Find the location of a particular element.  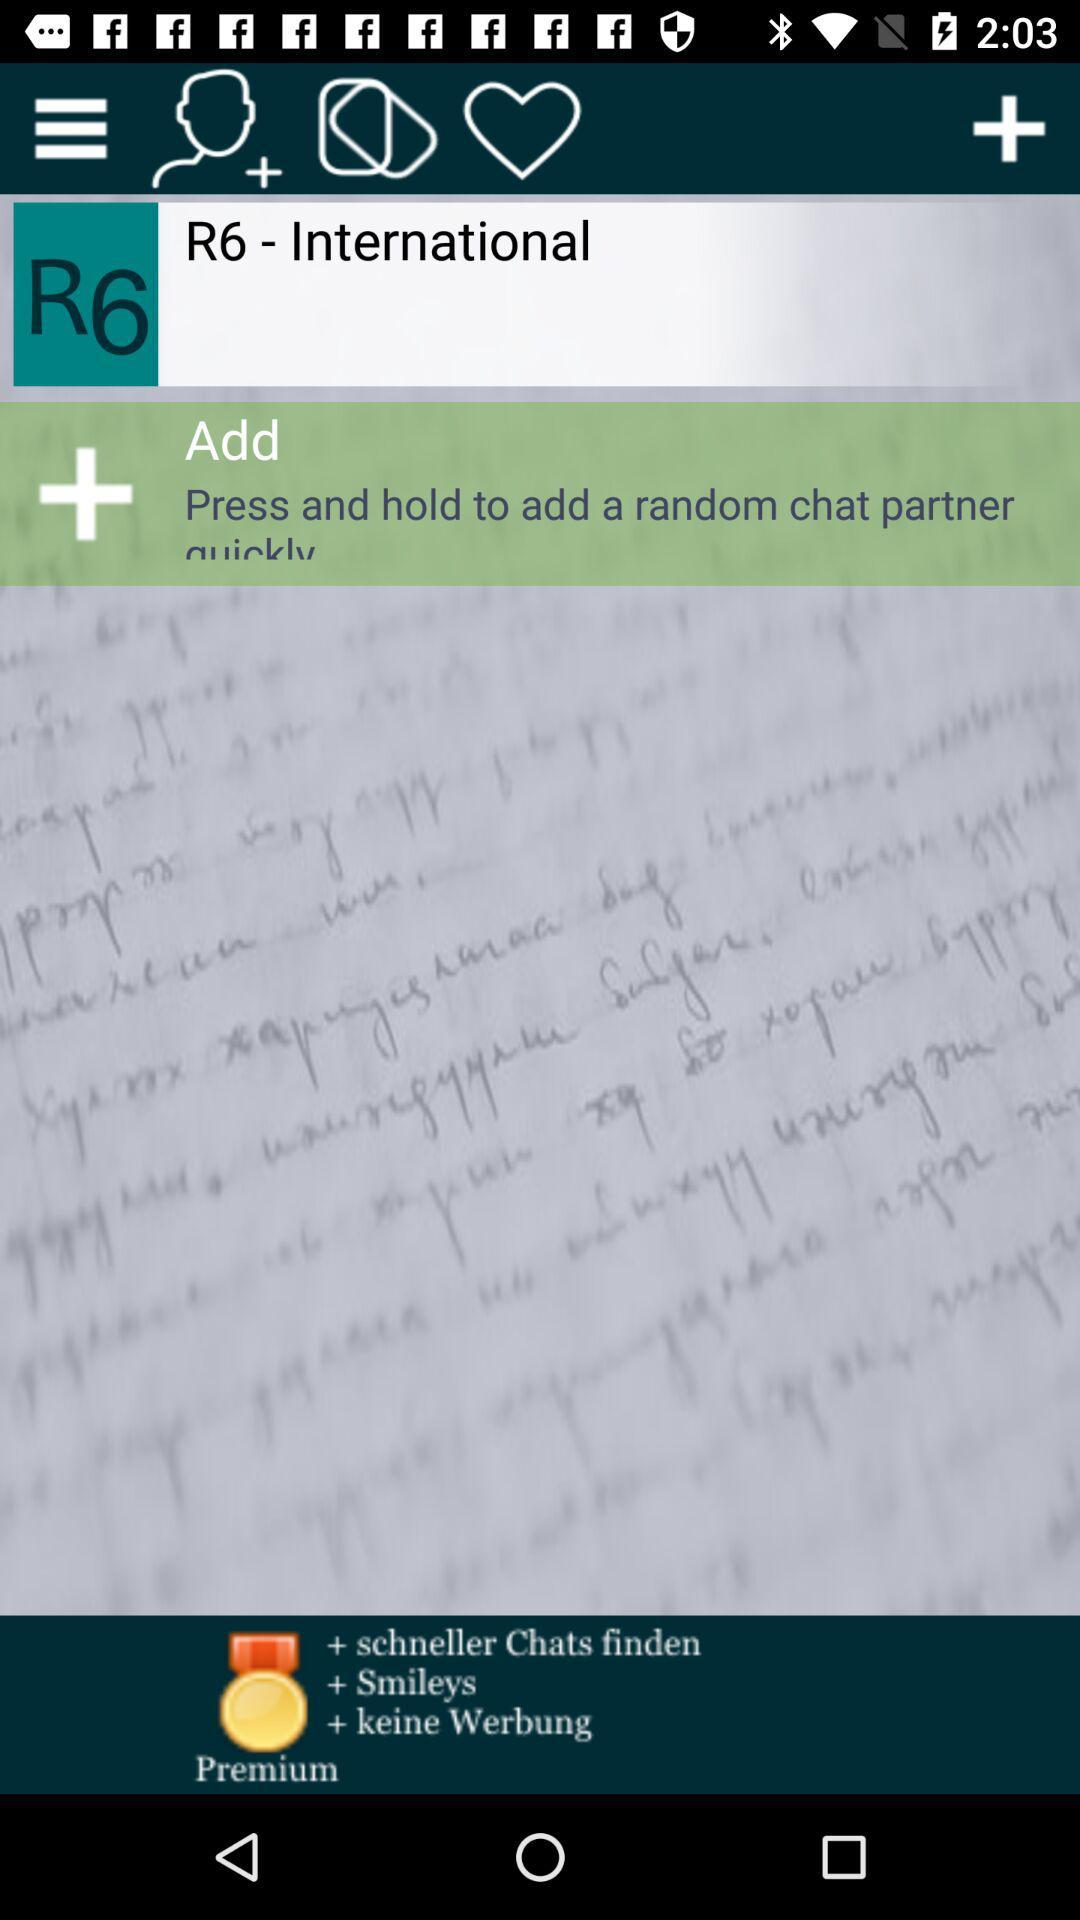

cross phone options is located at coordinates (378, 127).